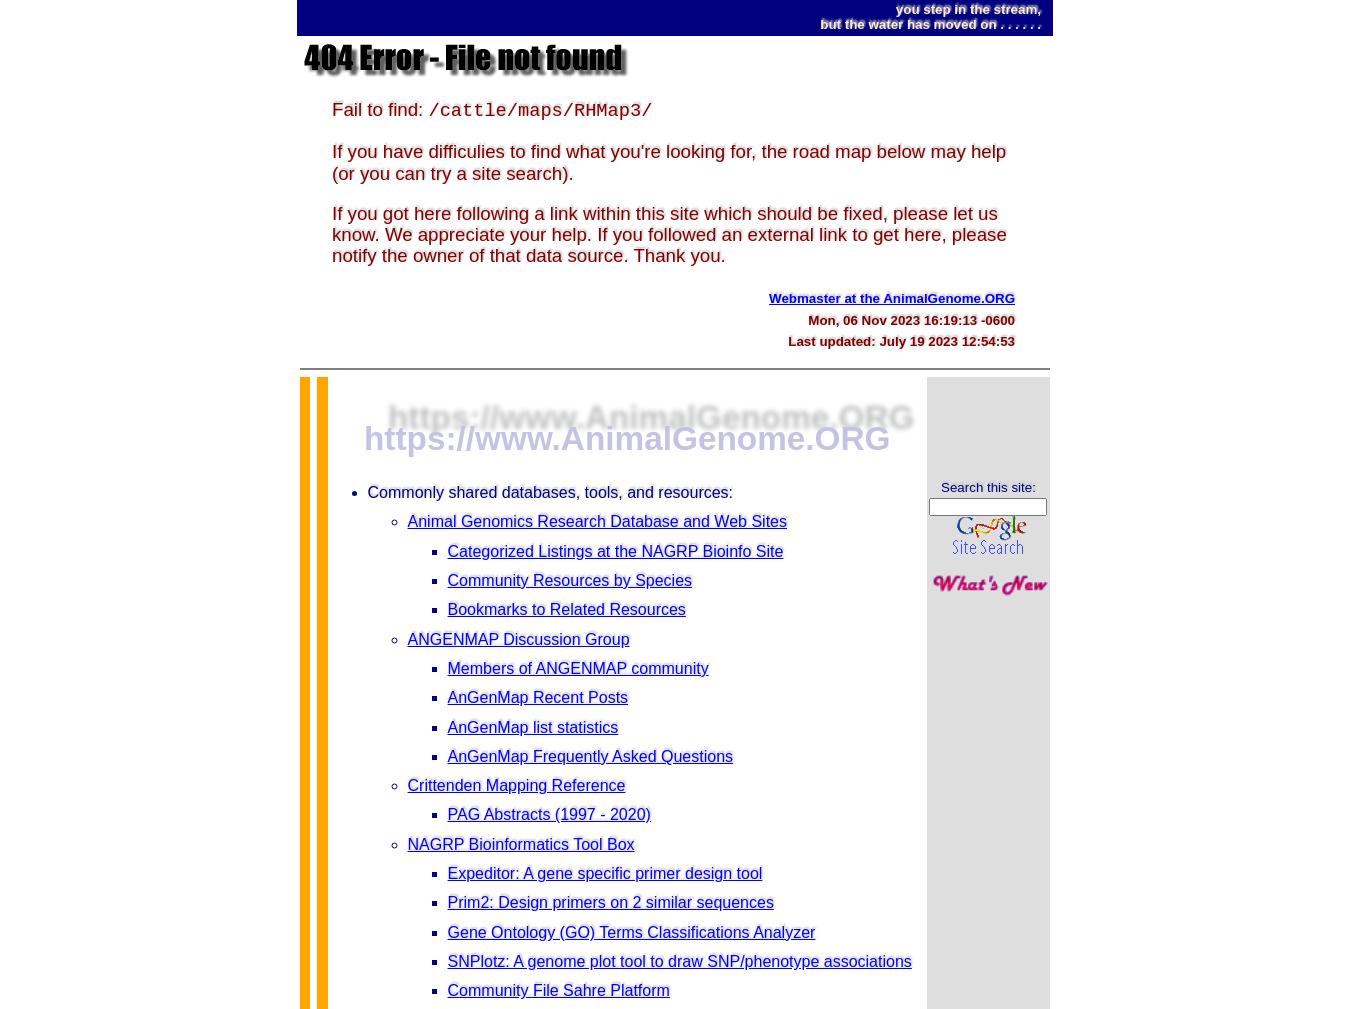 The image size is (1350, 1009). Describe the element at coordinates (539, 109) in the screenshot. I see `'/cattle/maps/RHMap3/'` at that location.